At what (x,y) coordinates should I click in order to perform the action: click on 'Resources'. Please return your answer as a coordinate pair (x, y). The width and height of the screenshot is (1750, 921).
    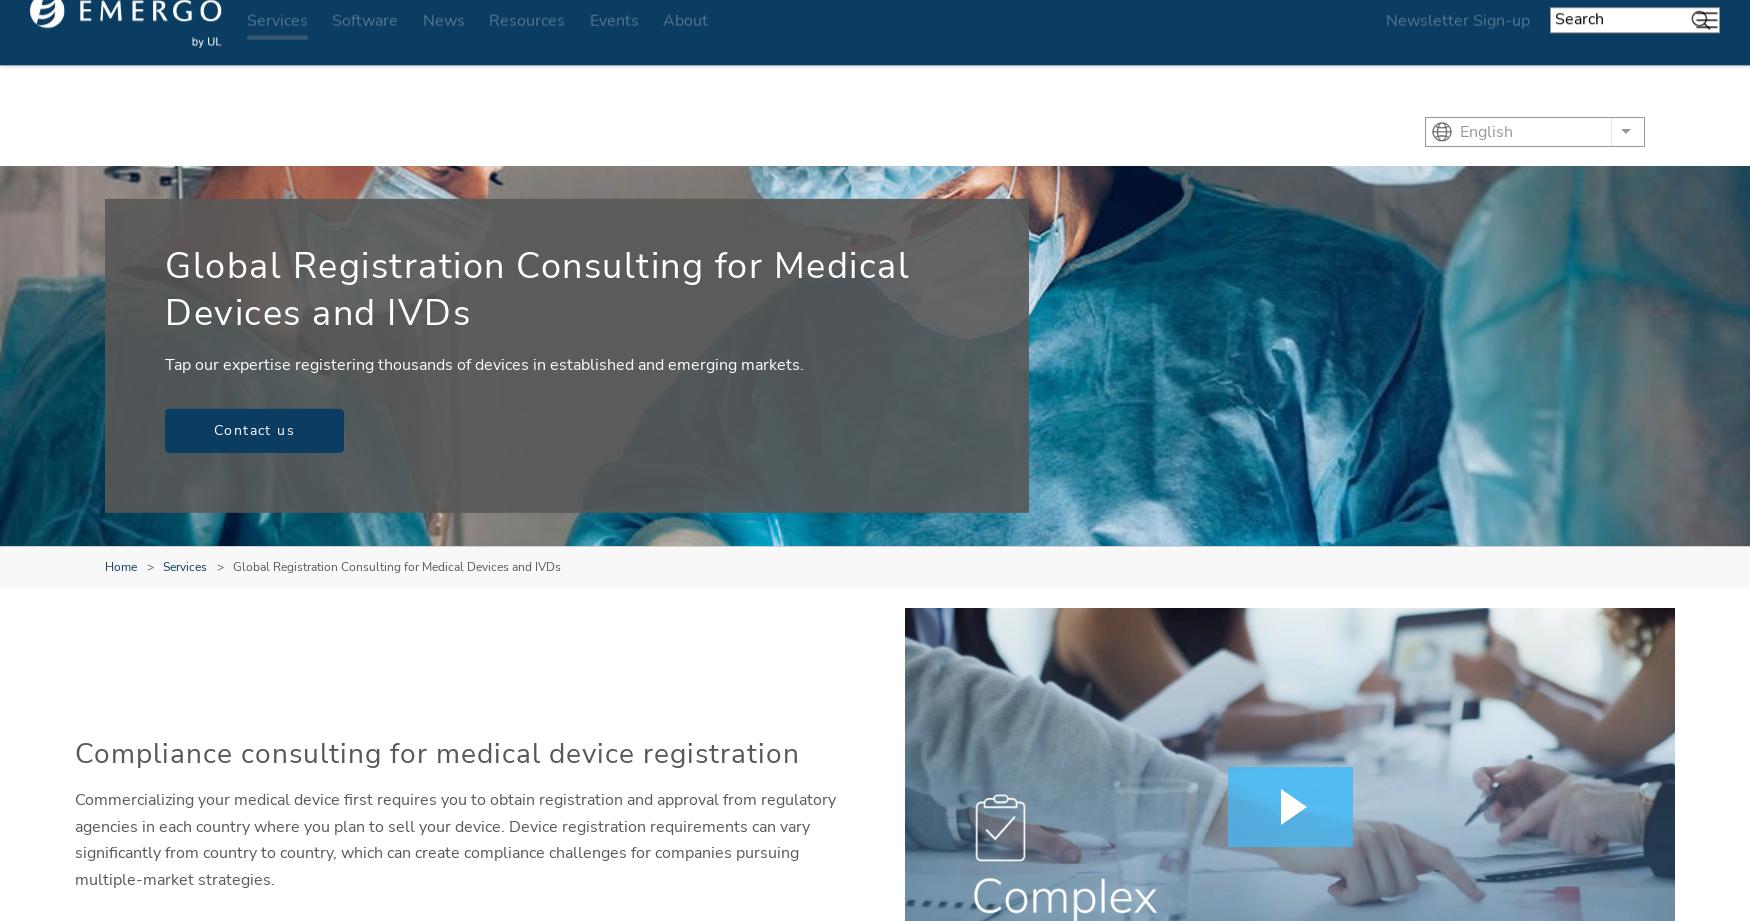
    Looking at the image, I should click on (525, 45).